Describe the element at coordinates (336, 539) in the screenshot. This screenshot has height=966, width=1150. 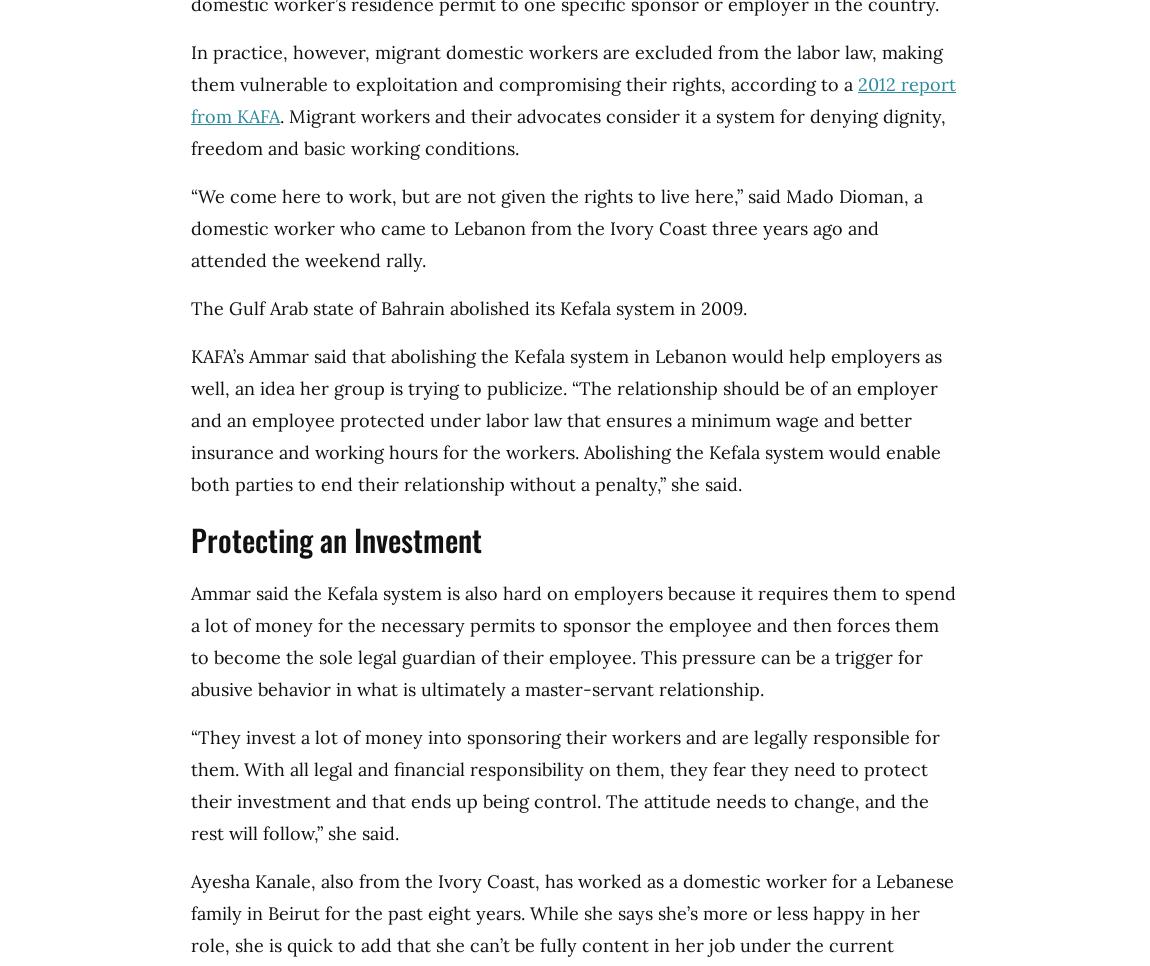
I see `'Protecting an Investment'` at that location.